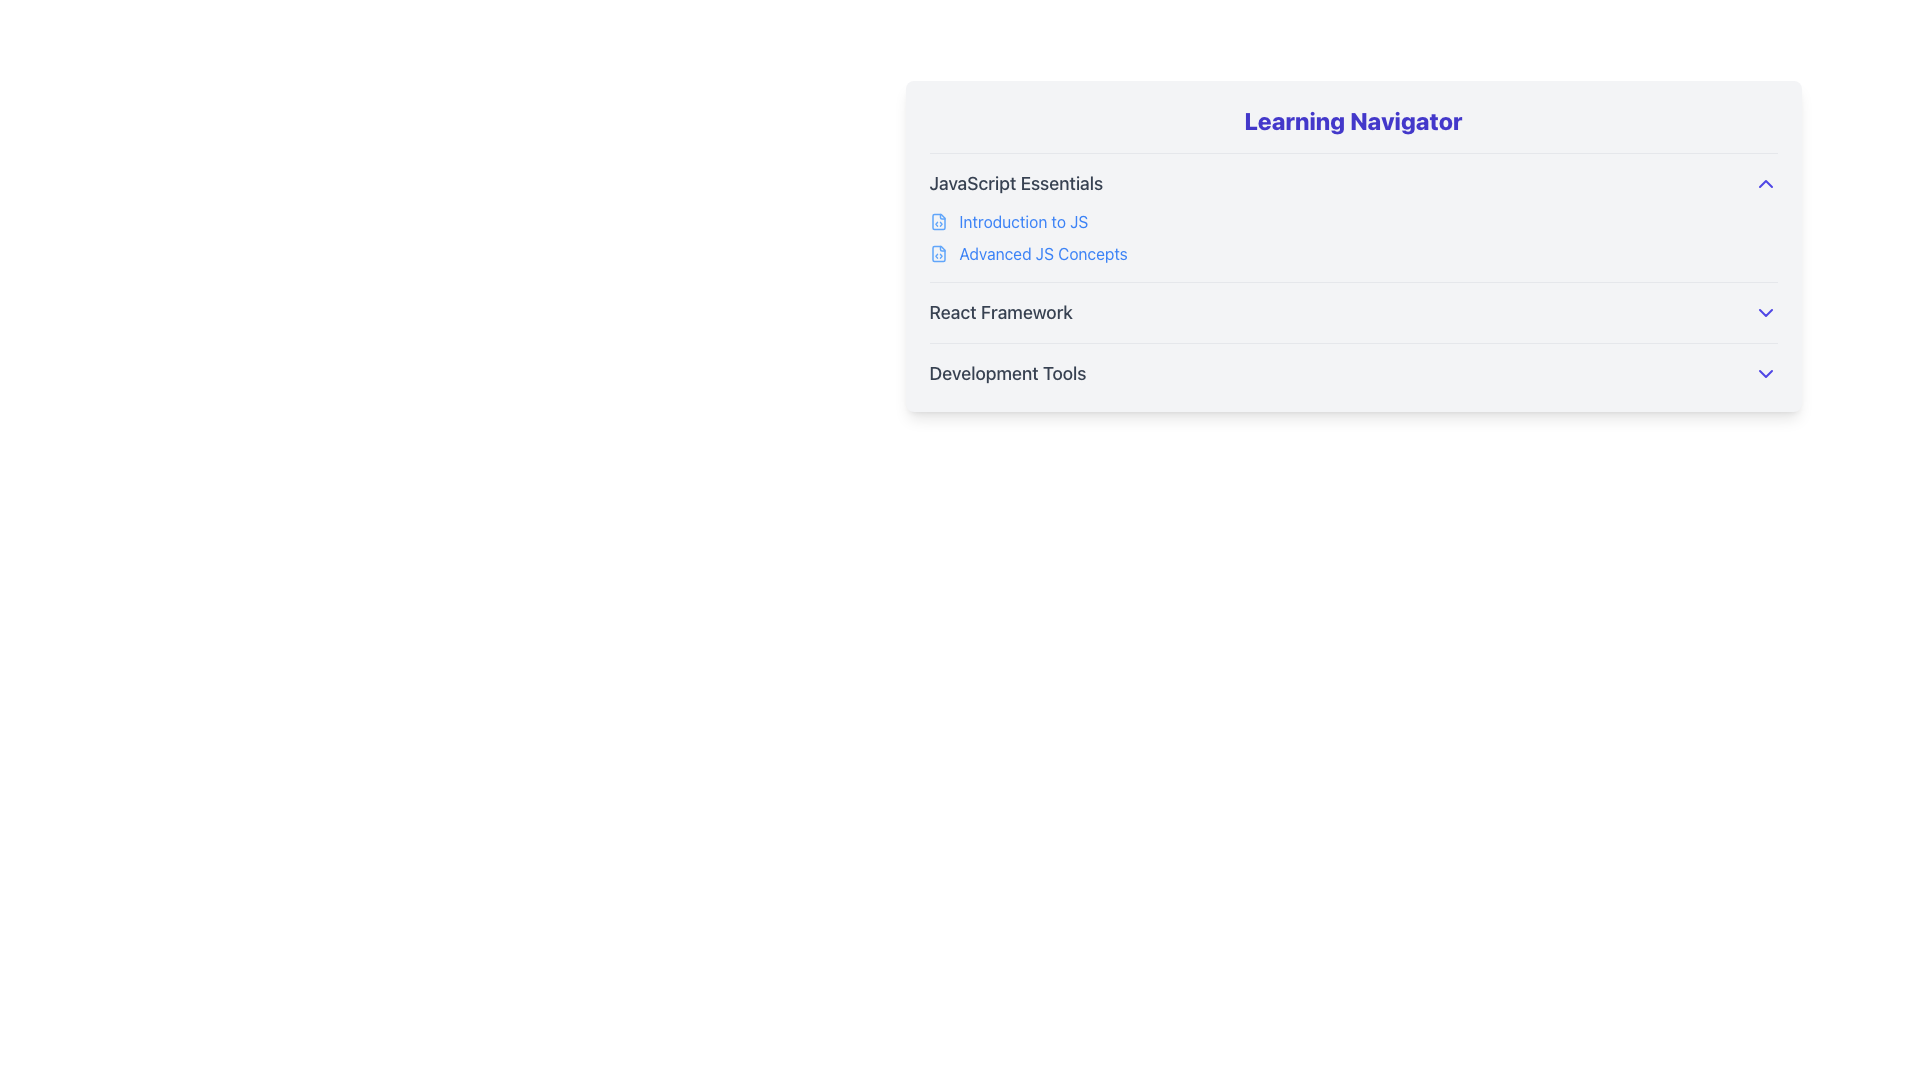  I want to click on the icon representing 'Advanced JS Concepts' located to the left of its clickable label in the 'JavaScript Essentials' section, so click(937, 253).